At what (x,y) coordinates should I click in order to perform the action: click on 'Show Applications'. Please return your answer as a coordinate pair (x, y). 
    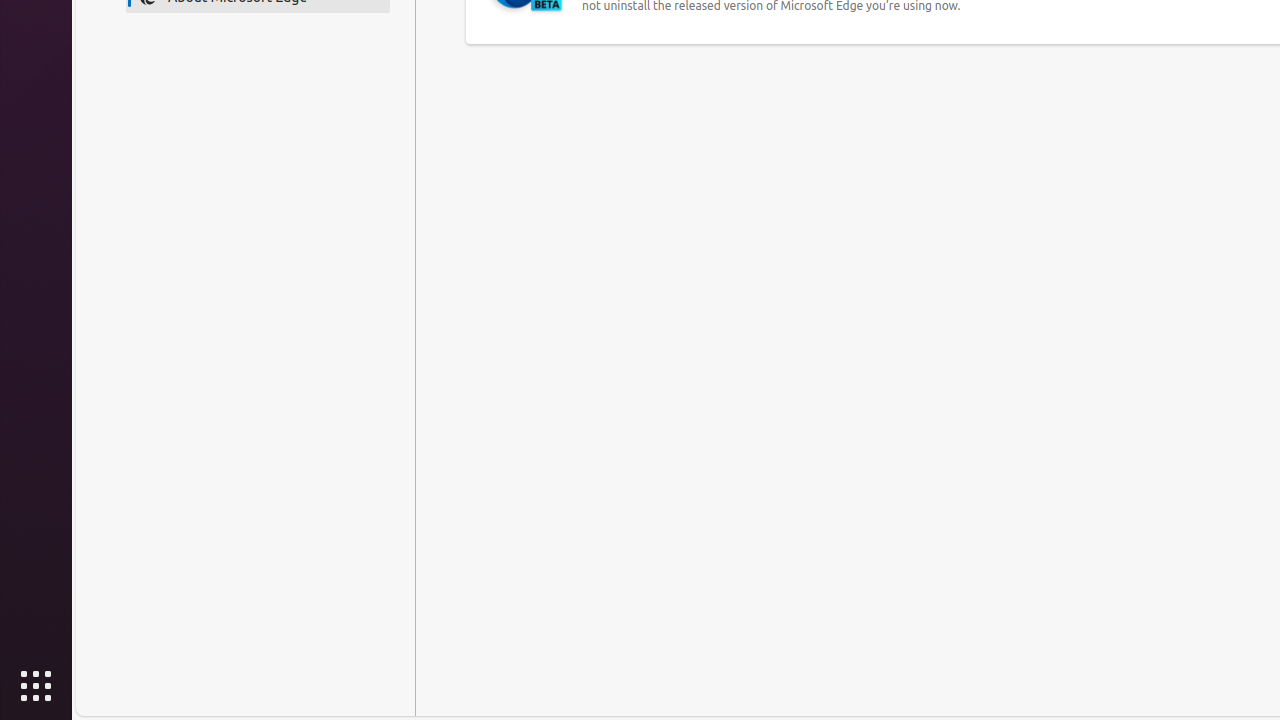
    Looking at the image, I should click on (35, 685).